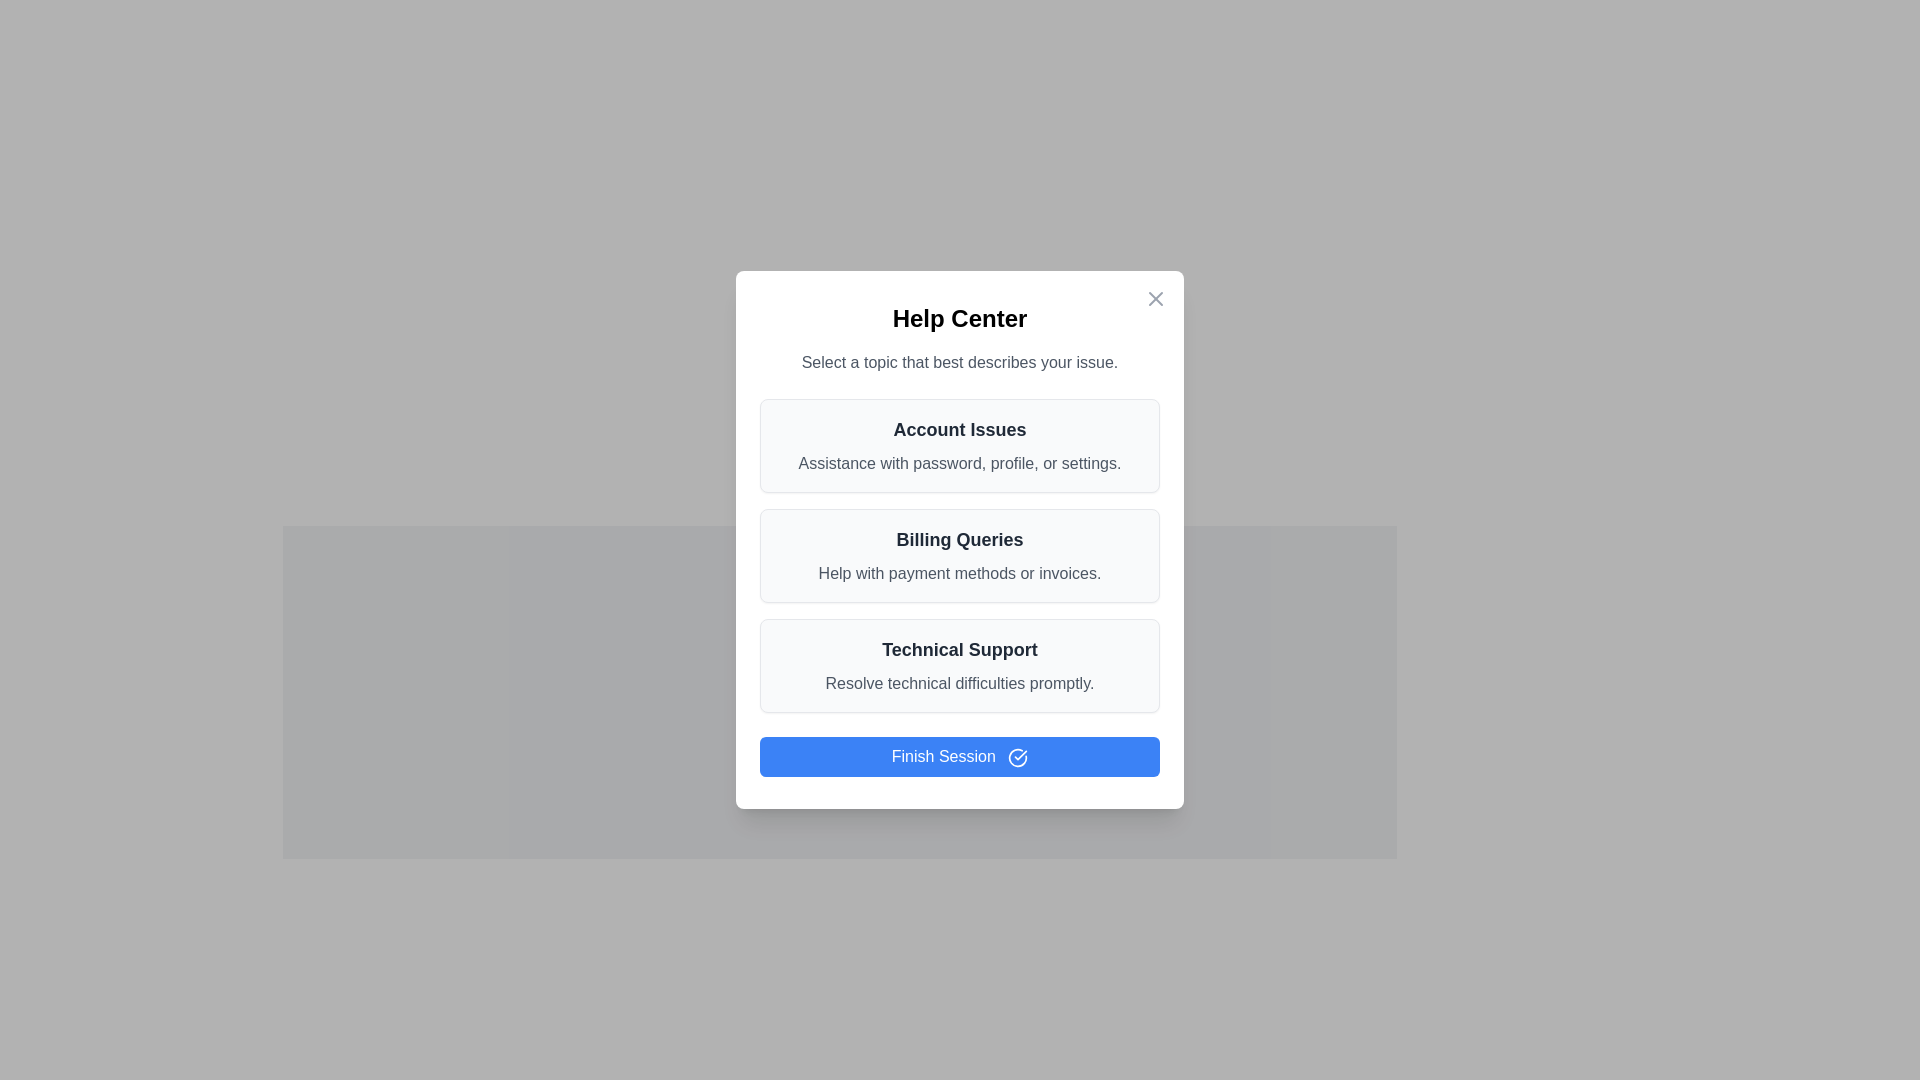 The image size is (1920, 1080). Describe the element at coordinates (1156, 299) in the screenshot. I see `the close button icon (rounded 'X' symbol) located at the top-right corner of the 'Help Center' modal` at that location.